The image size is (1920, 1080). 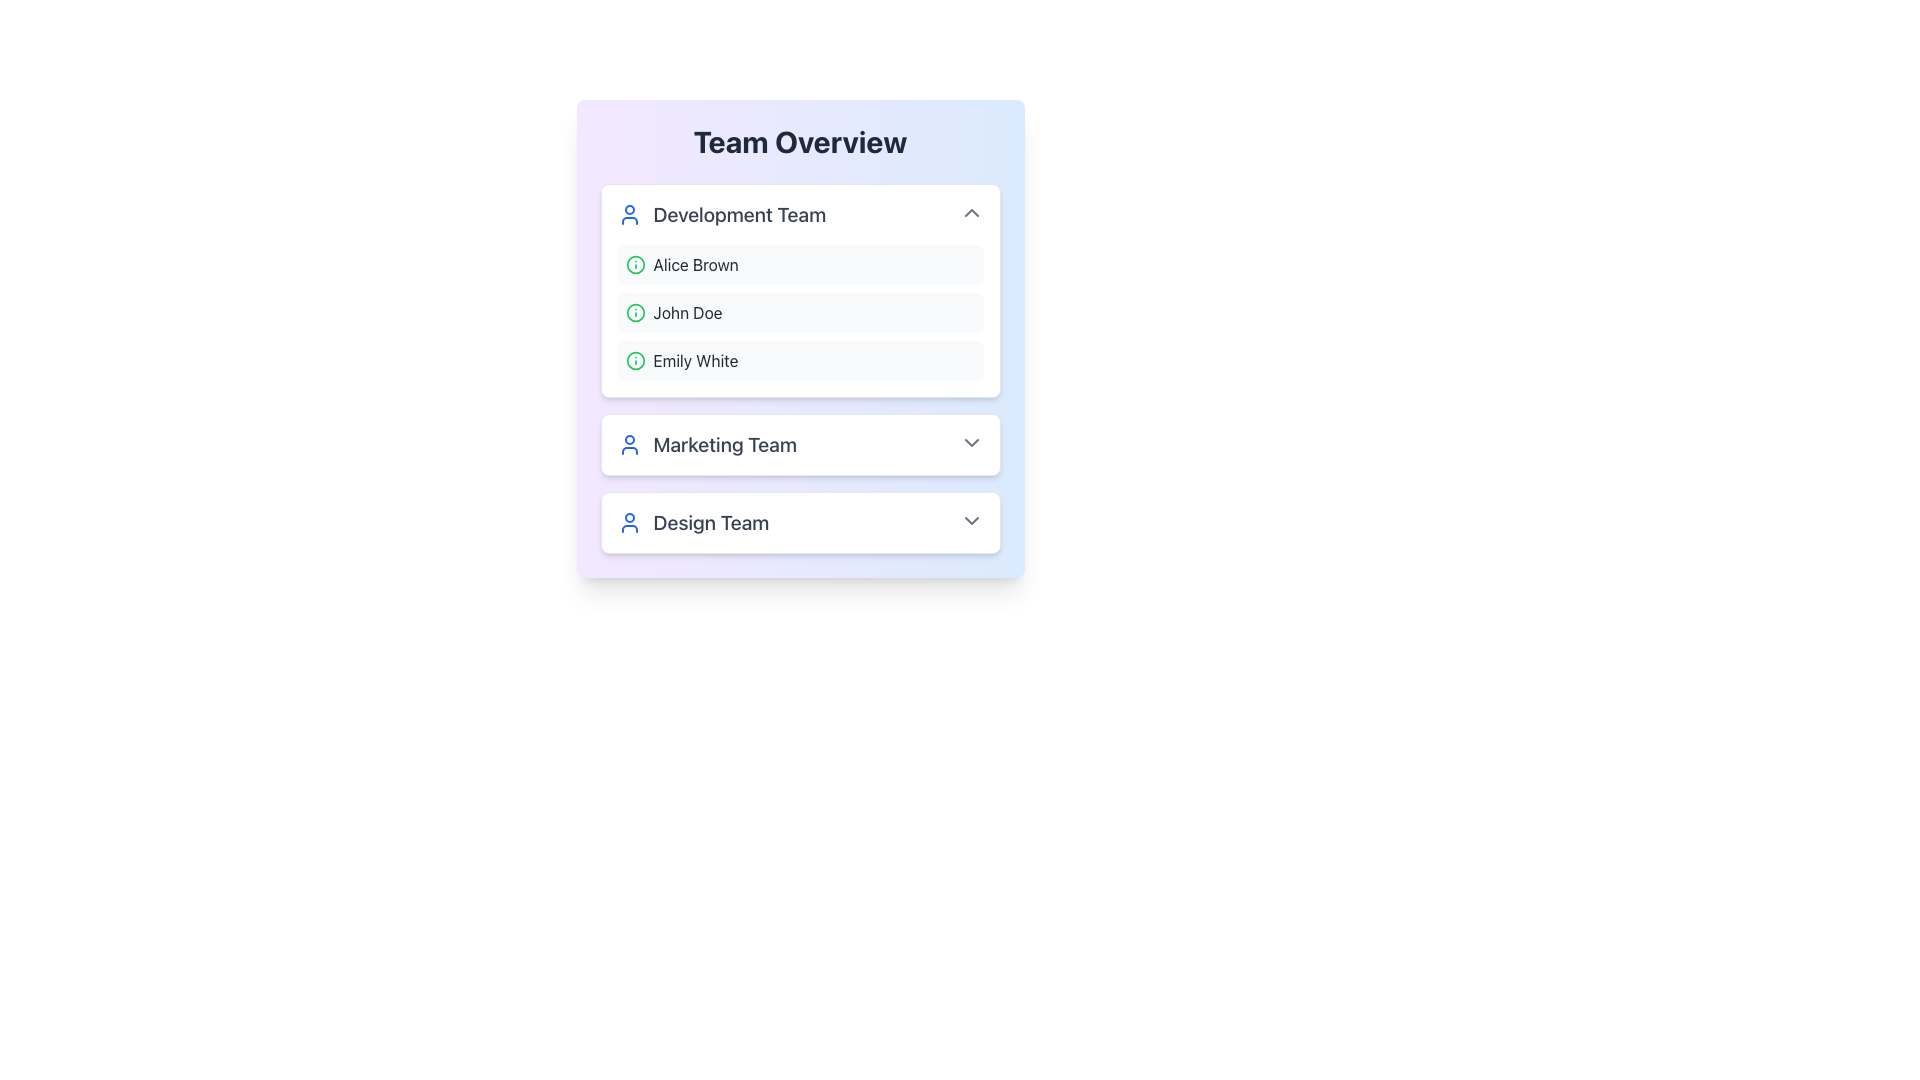 I want to click on the 'Design Team' text label, which is displayed in bold gray font and positioned to the right of a blue user icon, so click(x=711, y=522).